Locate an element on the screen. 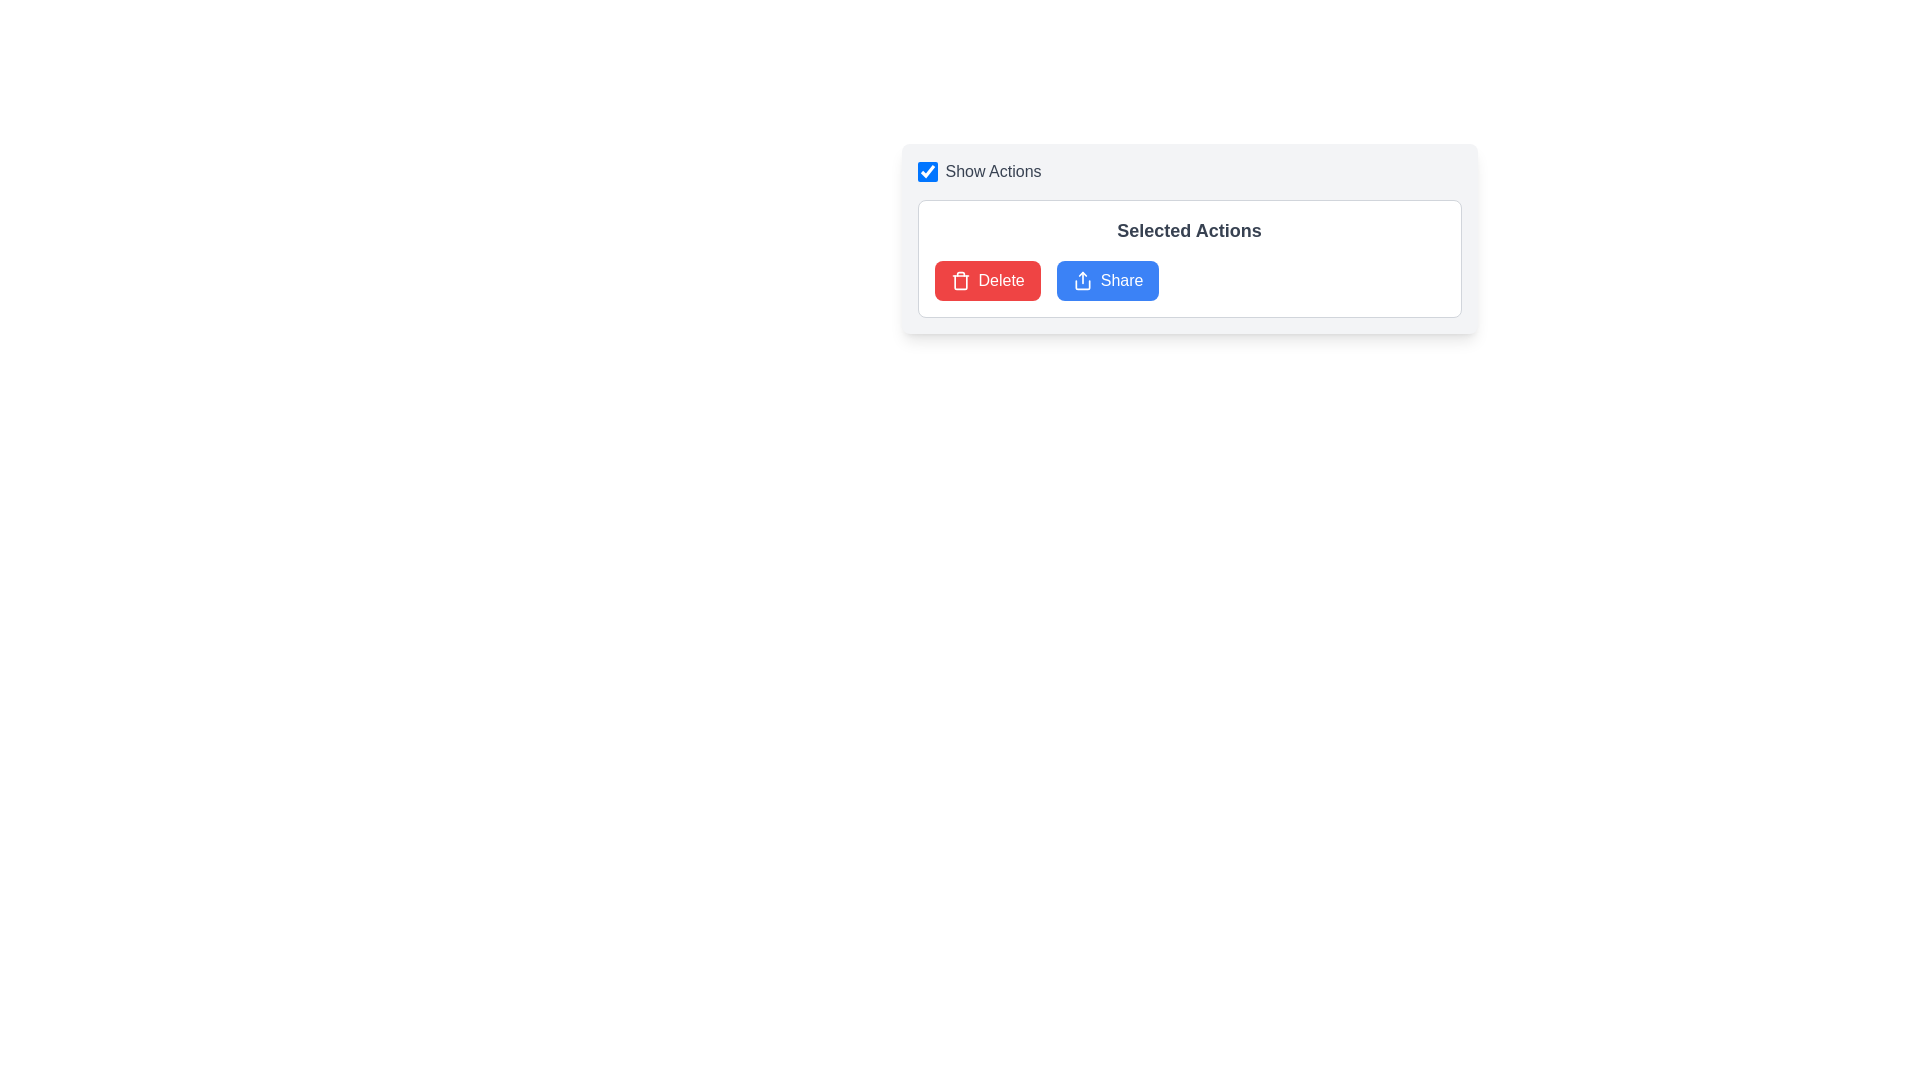  the text label that provides context to the adjacent checkbox, located near the top of the interface is located at coordinates (993, 171).